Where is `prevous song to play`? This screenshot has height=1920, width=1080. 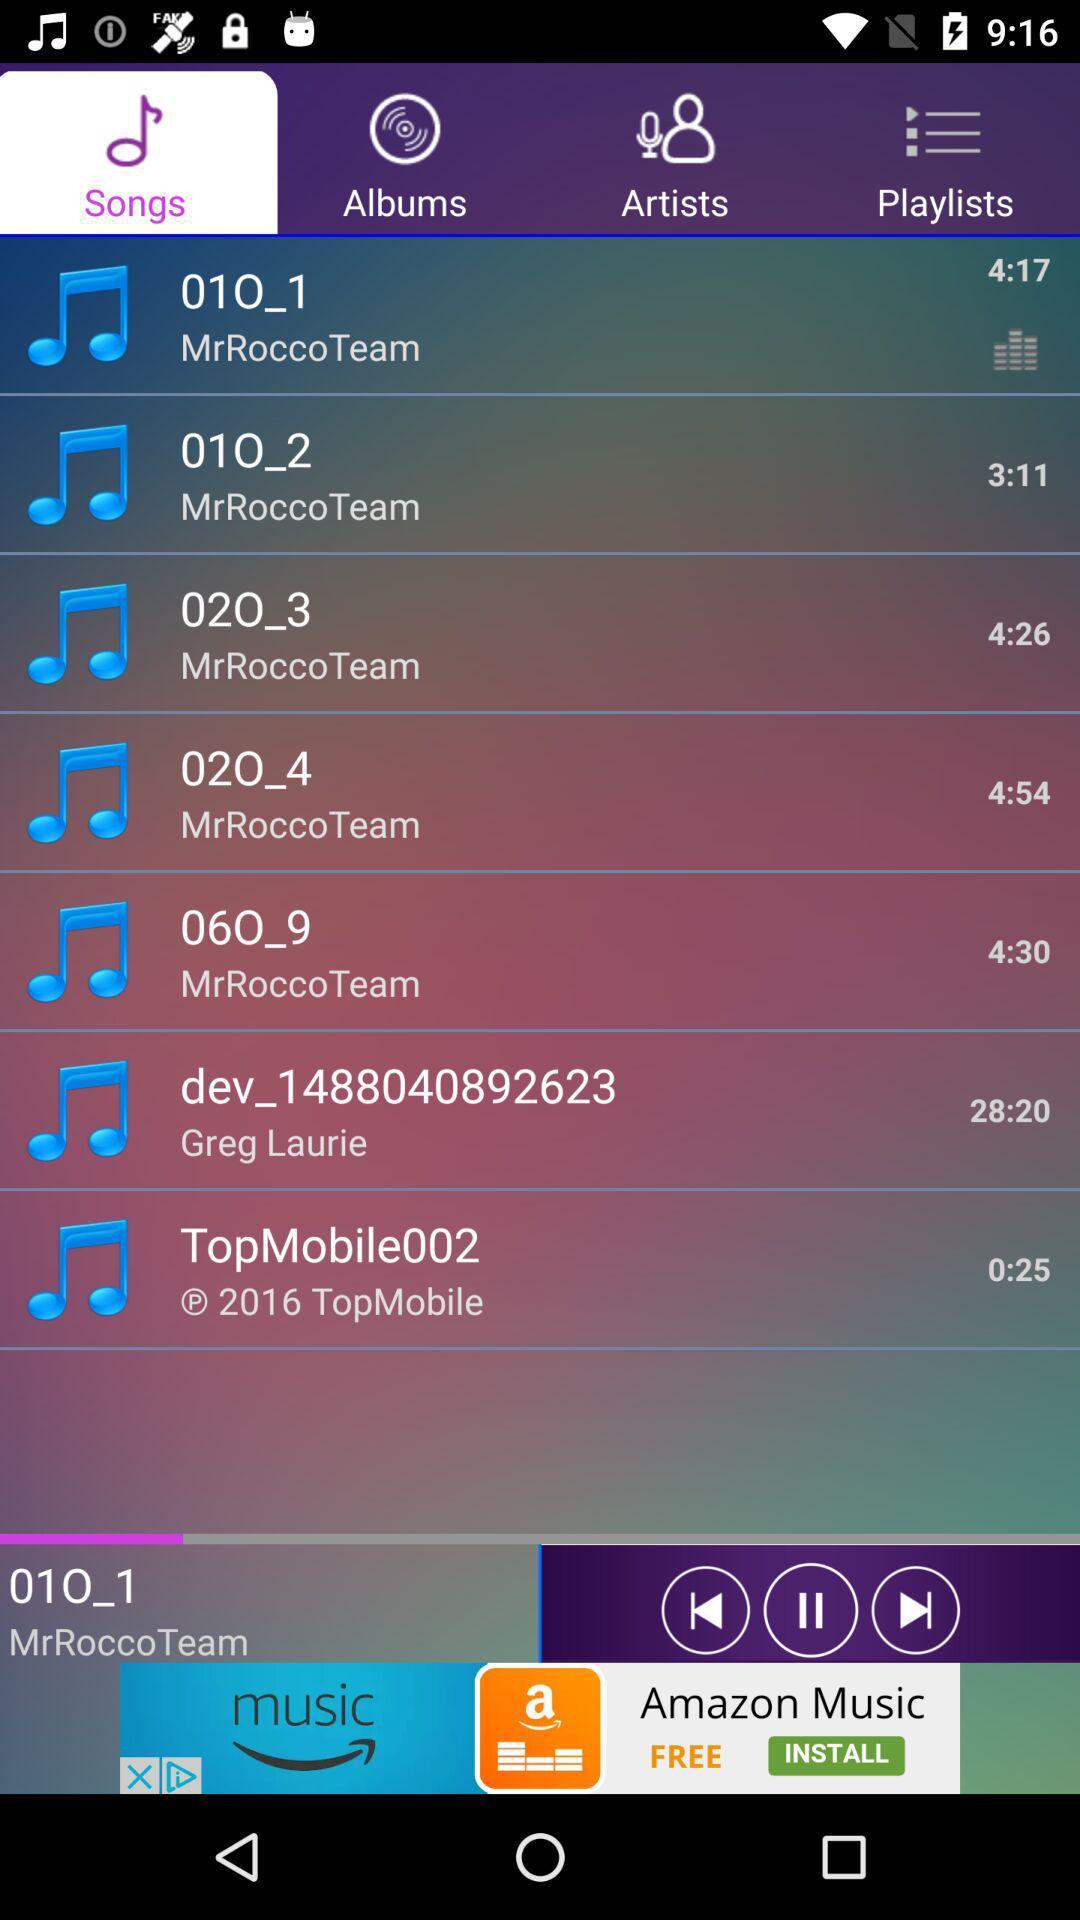
prevous song to play is located at coordinates (704, 1610).